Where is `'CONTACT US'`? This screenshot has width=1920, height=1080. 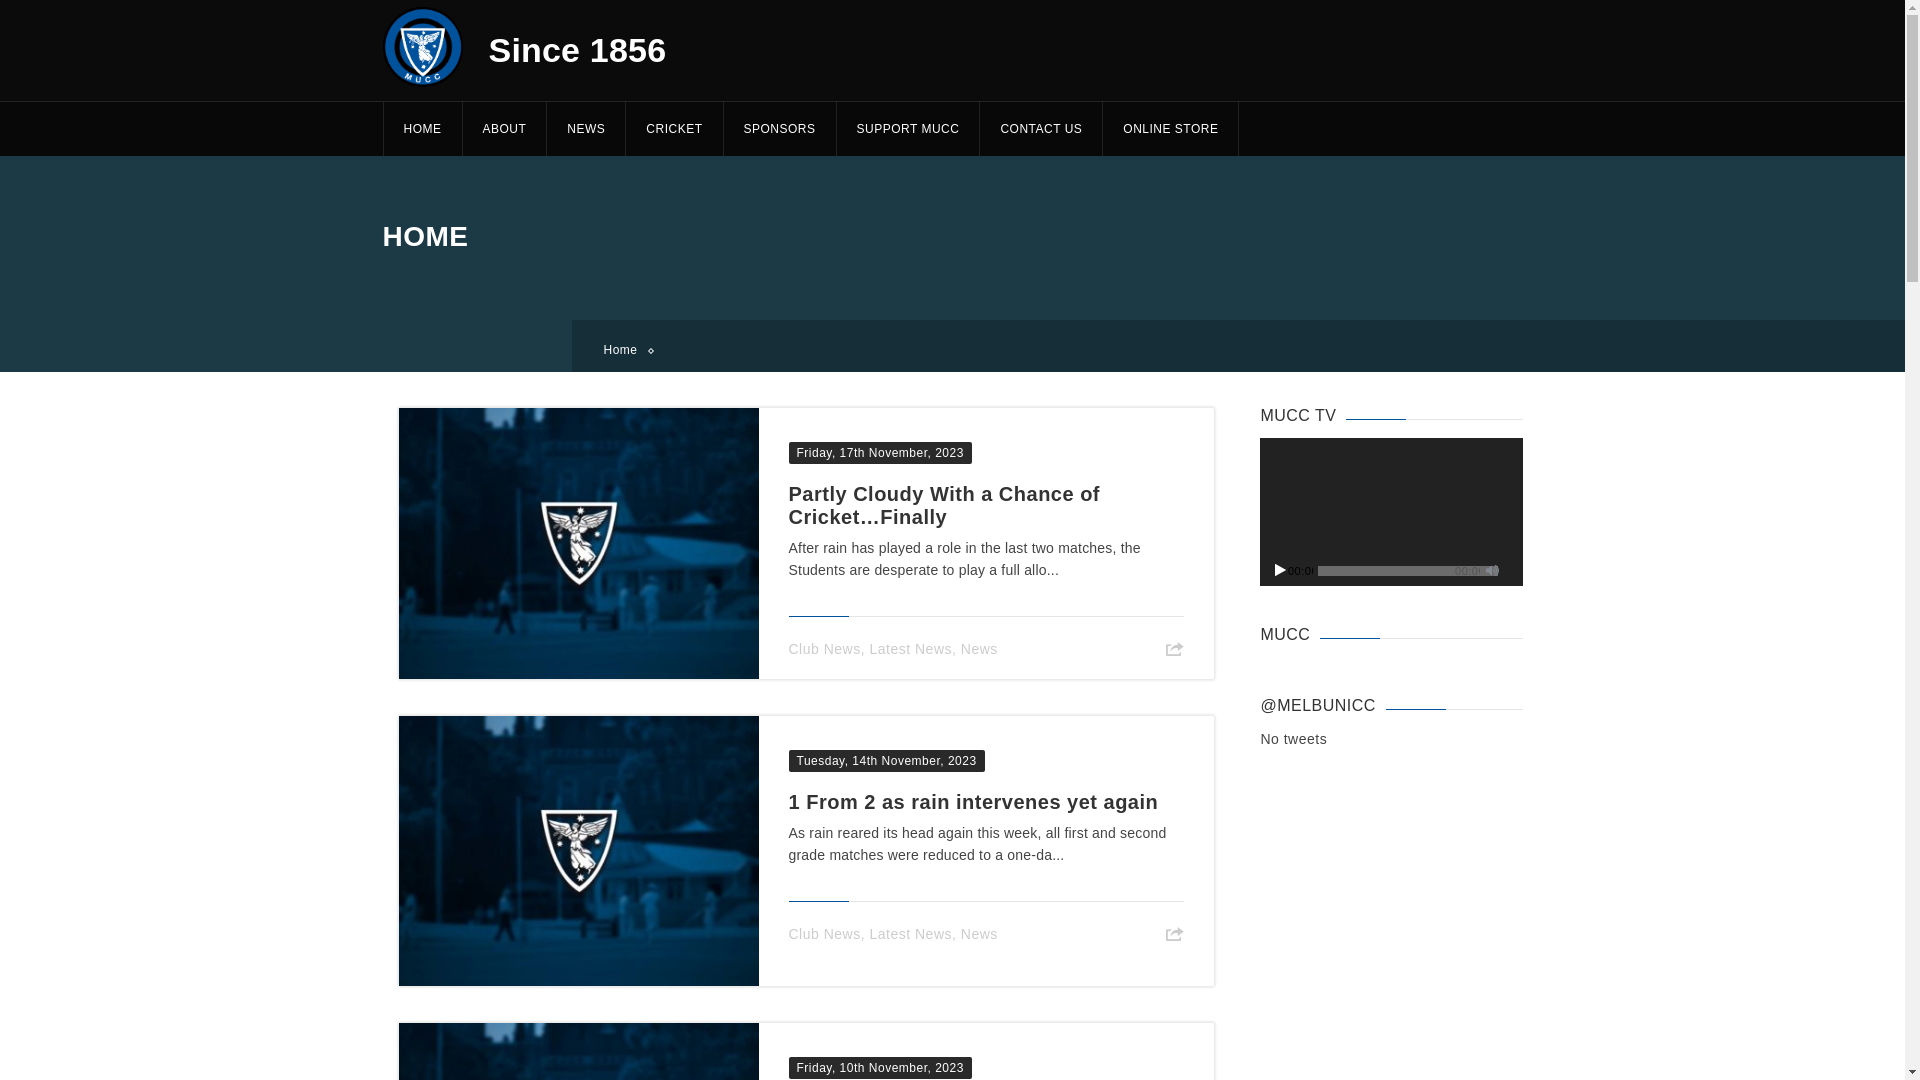 'CONTACT US' is located at coordinates (1040, 128).